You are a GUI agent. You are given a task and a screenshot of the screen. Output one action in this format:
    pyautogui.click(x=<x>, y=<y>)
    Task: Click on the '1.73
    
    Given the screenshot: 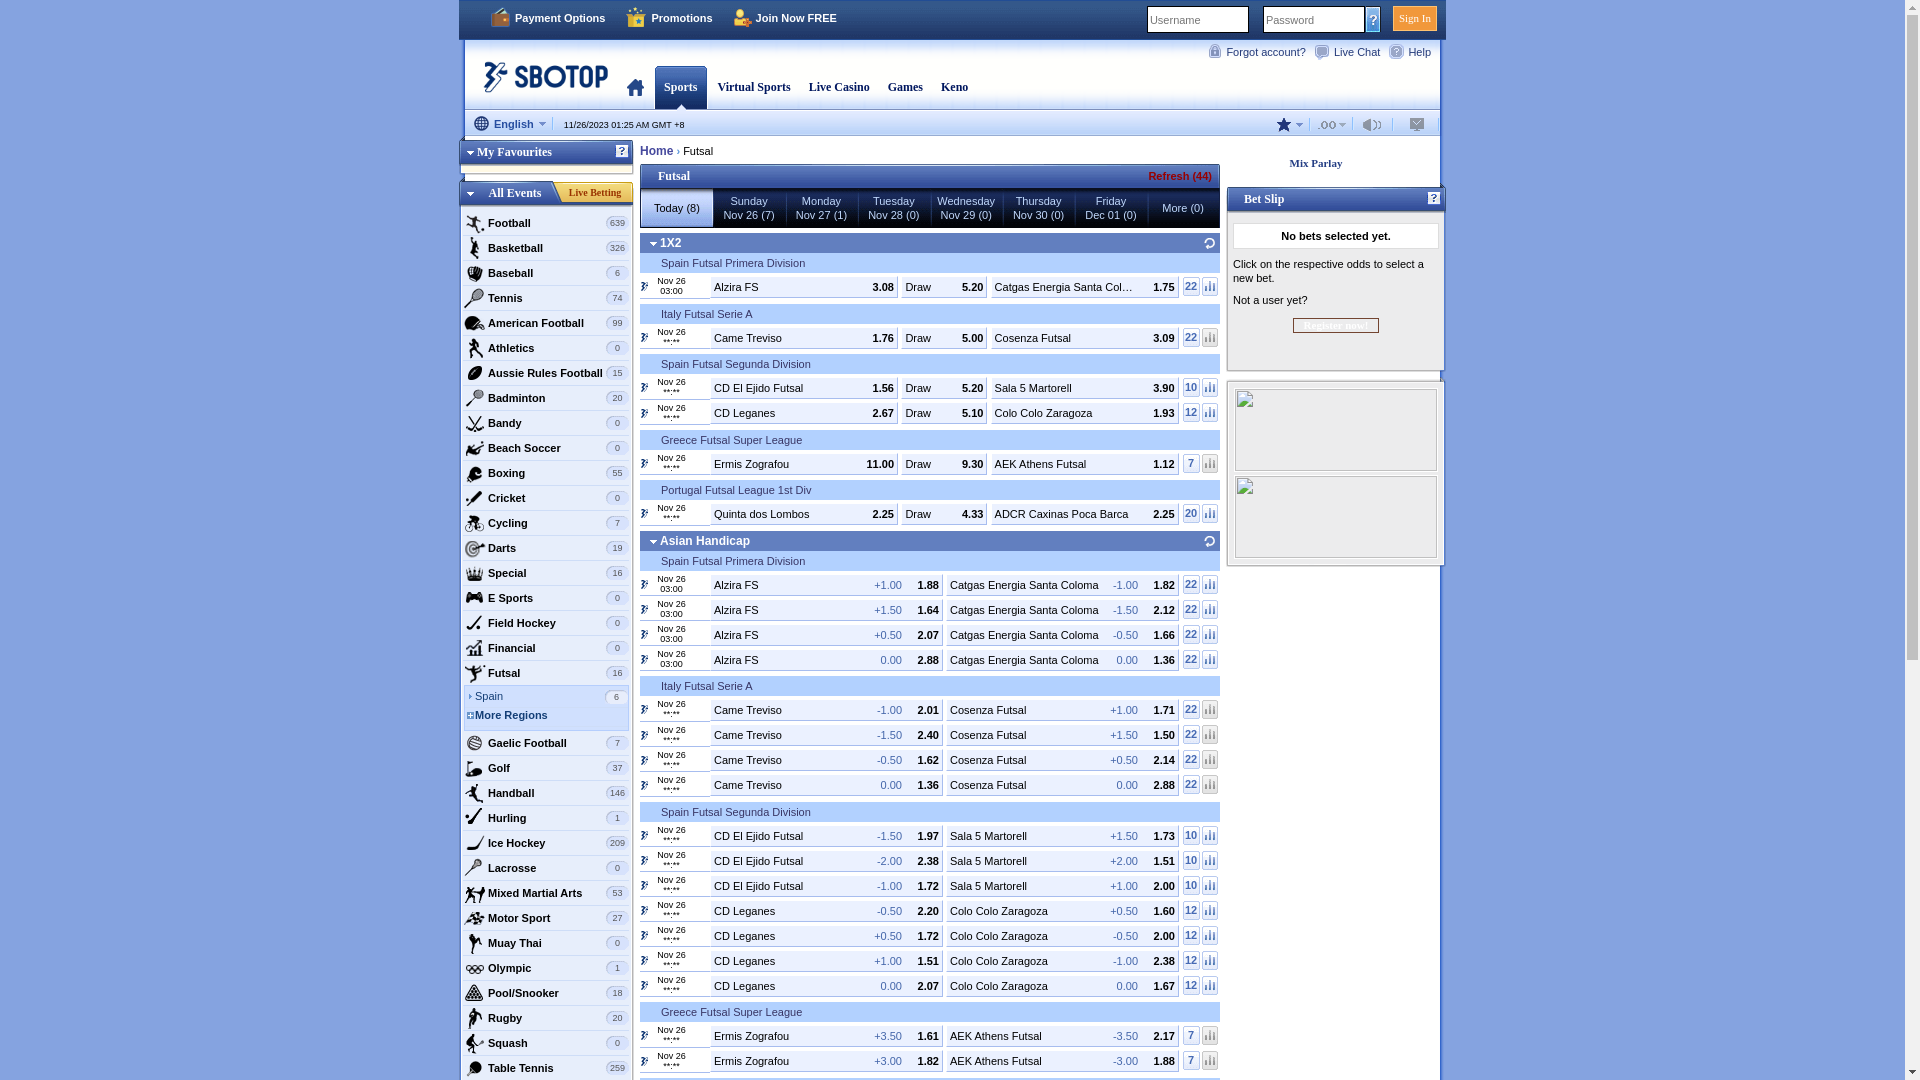 What is the action you would take?
    pyautogui.click(x=1061, y=834)
    